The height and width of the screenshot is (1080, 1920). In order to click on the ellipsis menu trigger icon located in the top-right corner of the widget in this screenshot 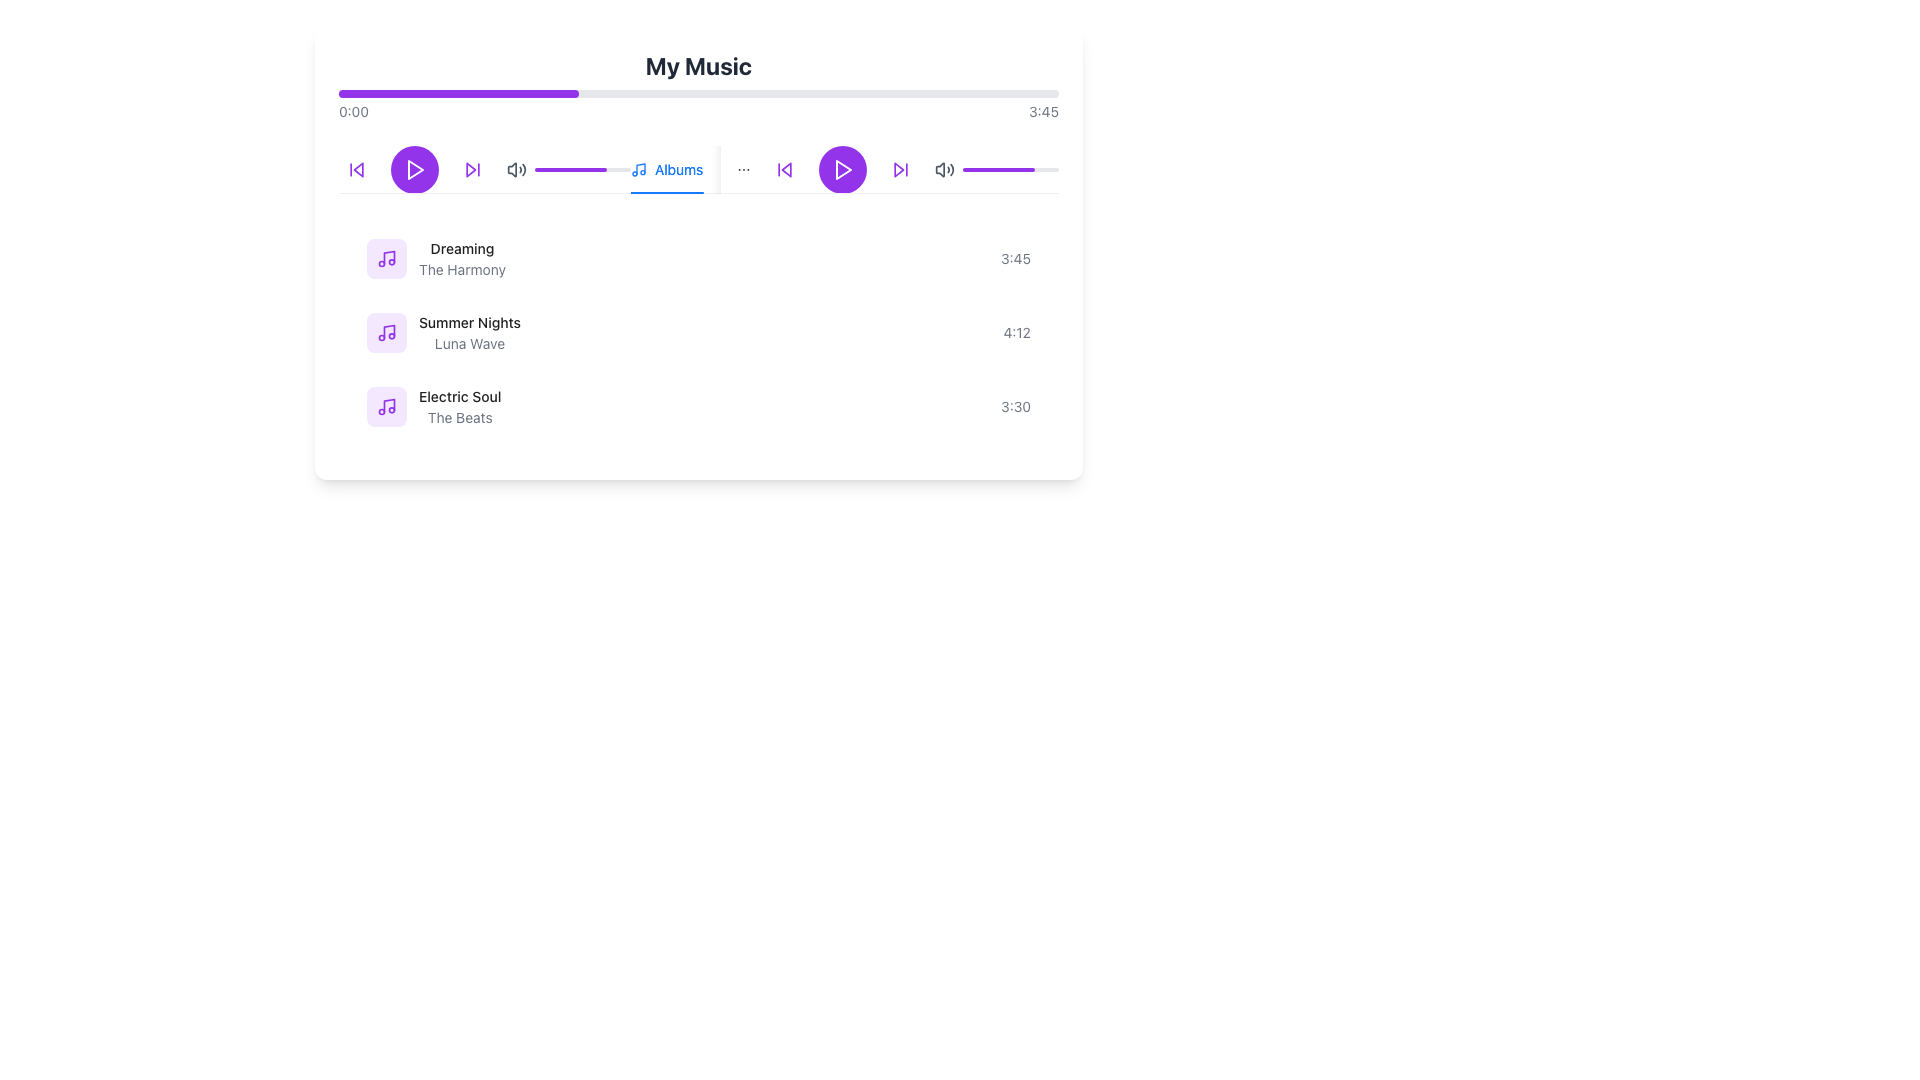, I will do `click(743, 168)`.